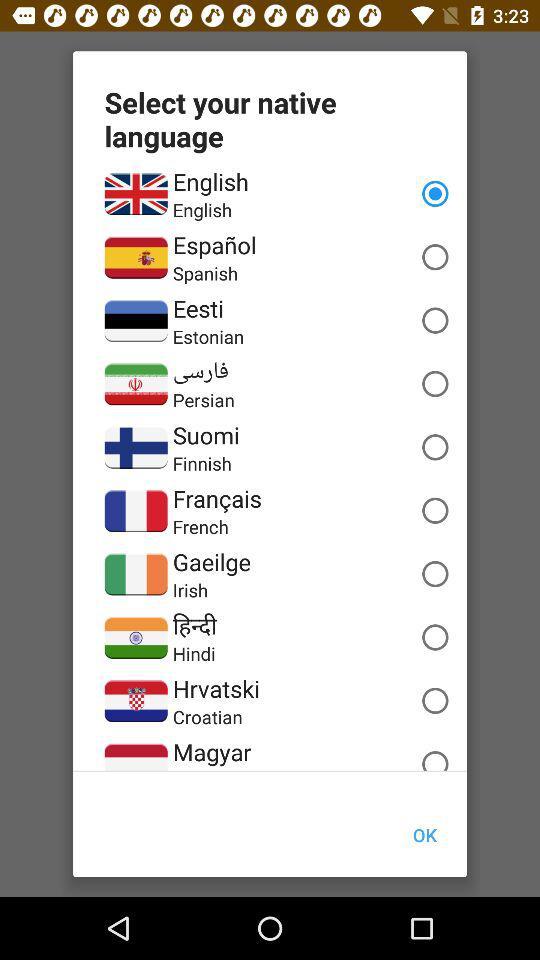 This screenshot has height=960, width=540. Describe the element at coordinates (206, 717) in the screenshot. I see `croatian icon` at that location.